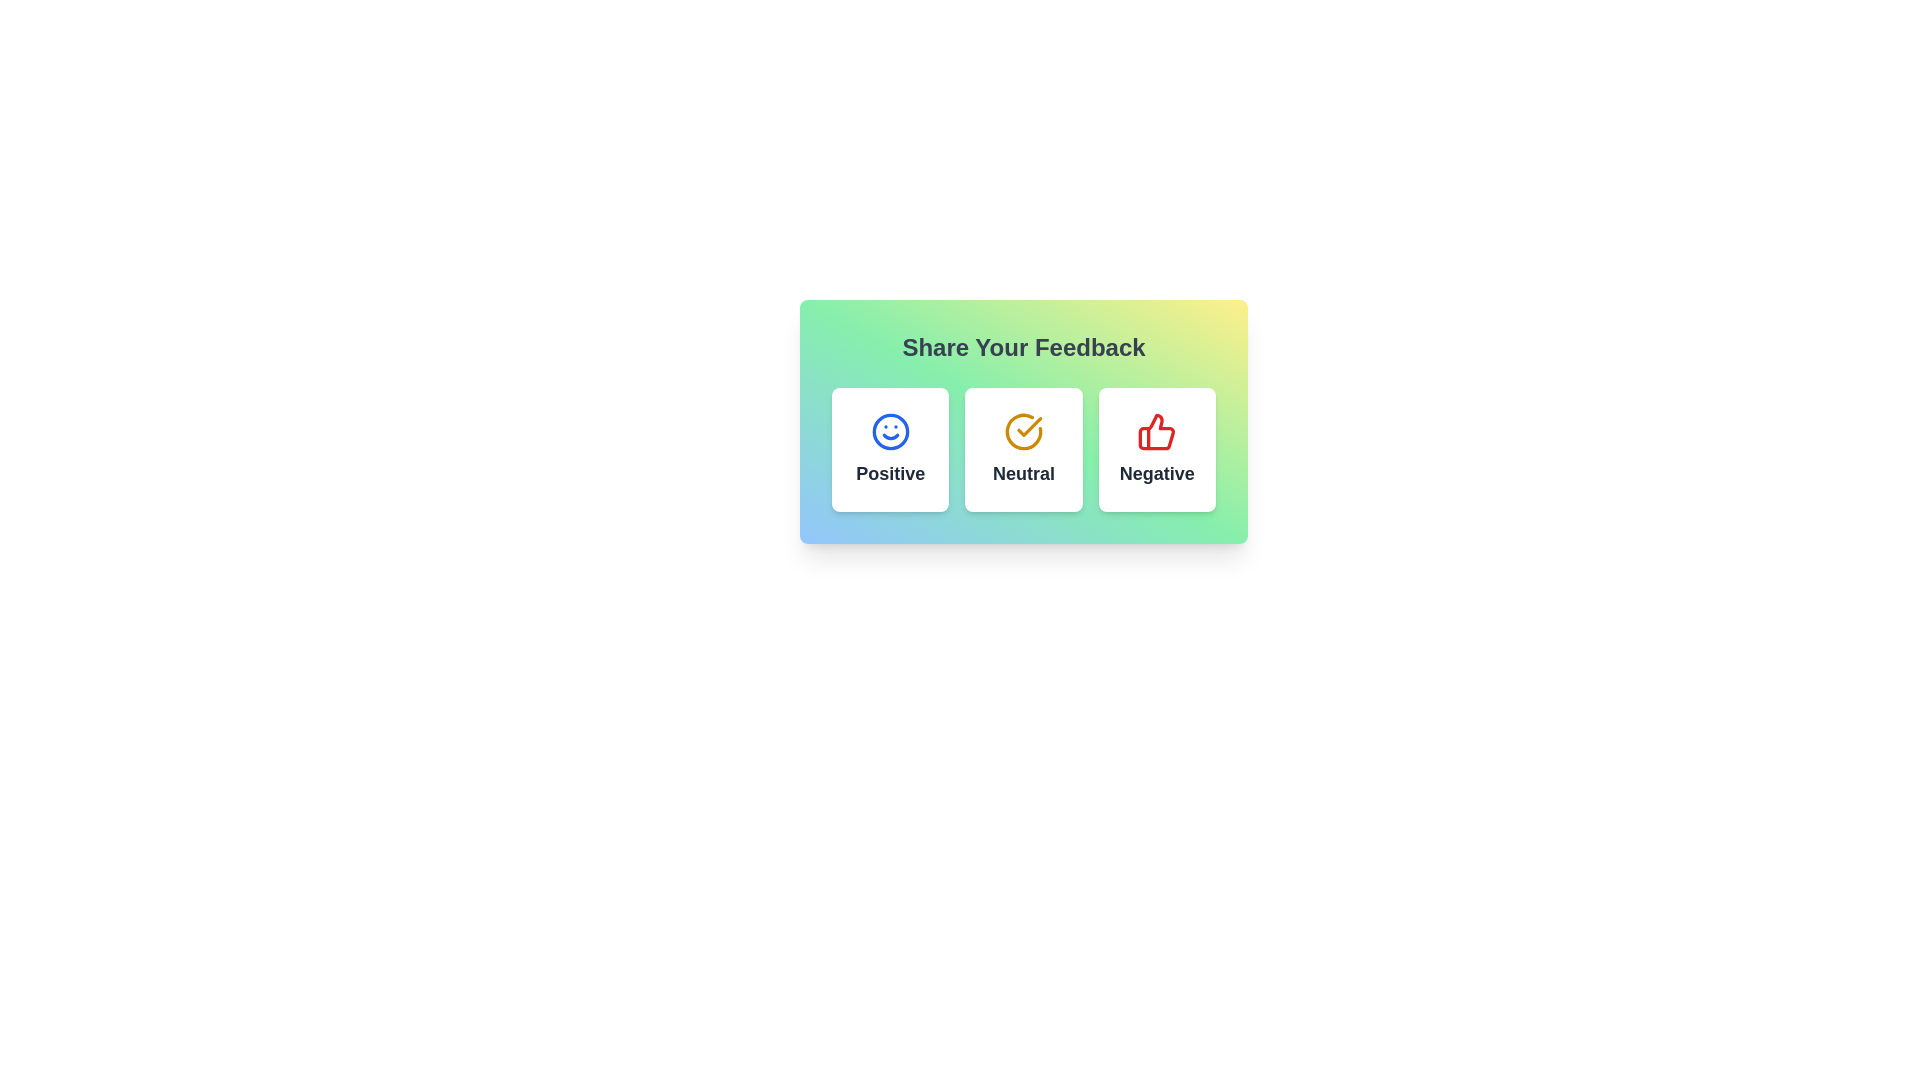 This screenshot has height=1080, width=1920. I want to click on the 'Neutral' feedback option text label, which is centered under a yellow circular icon with a checkmark and is part of a group of three feedback options, so click(1023, 474).